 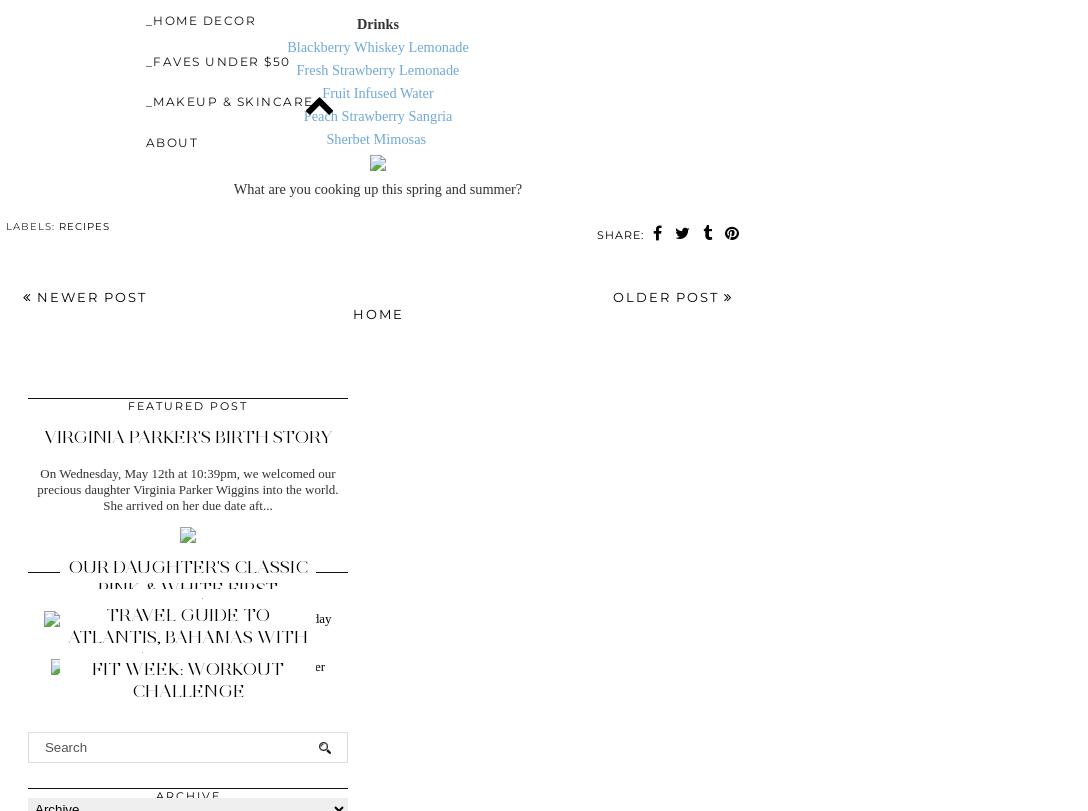 What do you see at coordinates (351, 314) in the screenshot?
I see `'Home'` at bounding box center [351, 314].